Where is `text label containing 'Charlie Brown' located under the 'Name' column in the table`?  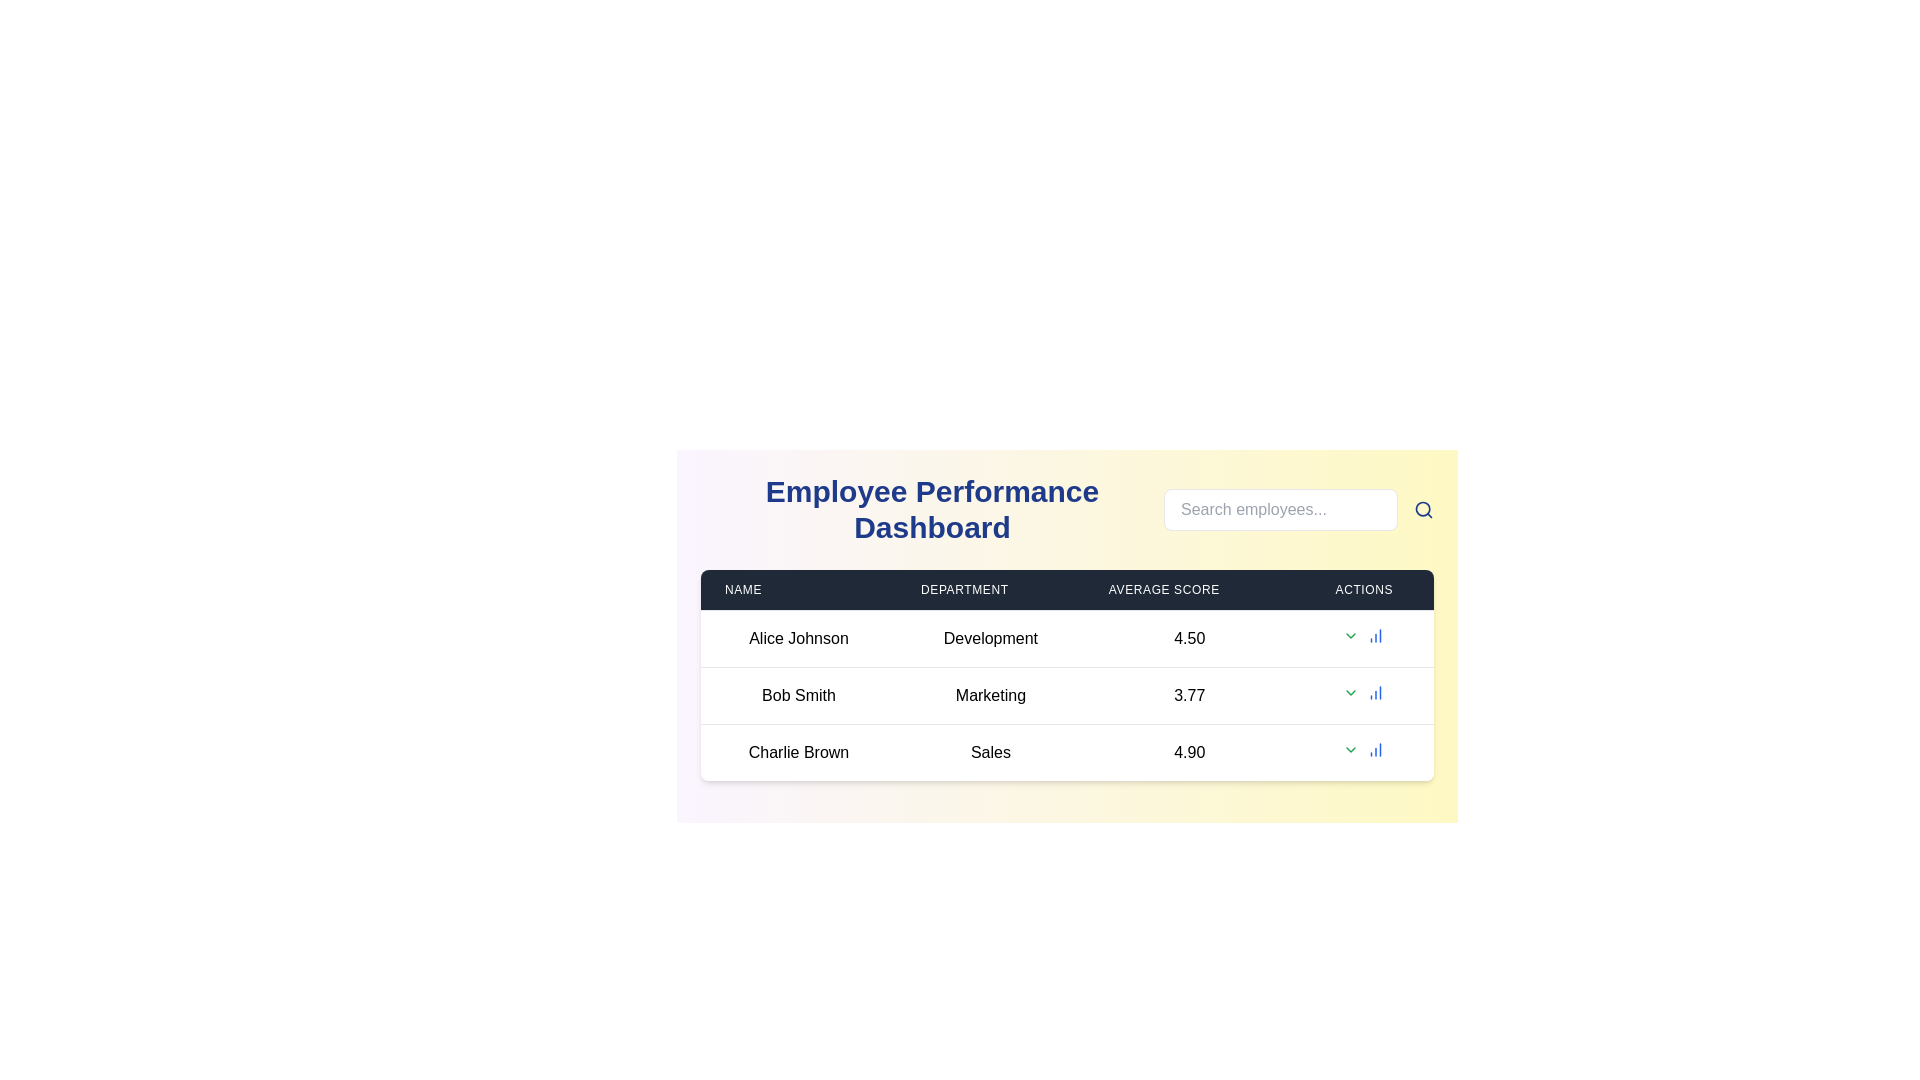 text label containing 'Charlie Brown' located under the 'Name' column in the table is located at coordinates (798, 752).